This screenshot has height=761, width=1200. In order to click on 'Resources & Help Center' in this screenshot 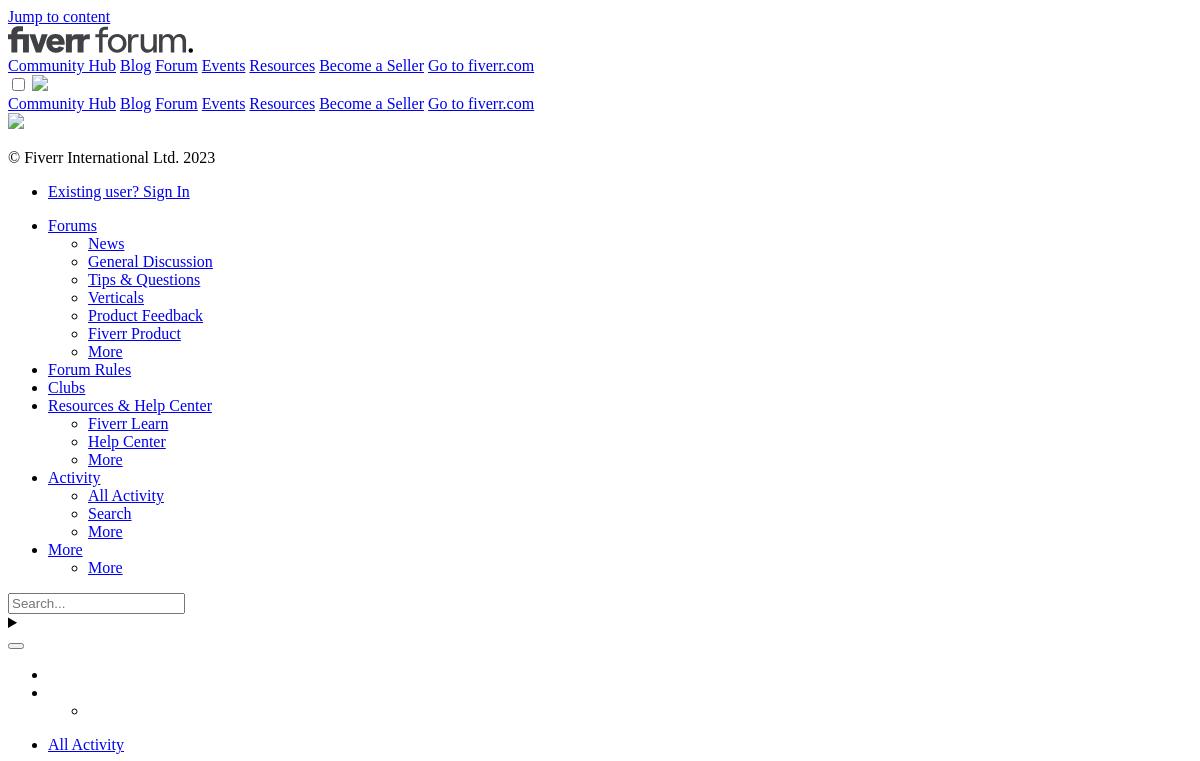, I will do `click(48, 405)`.